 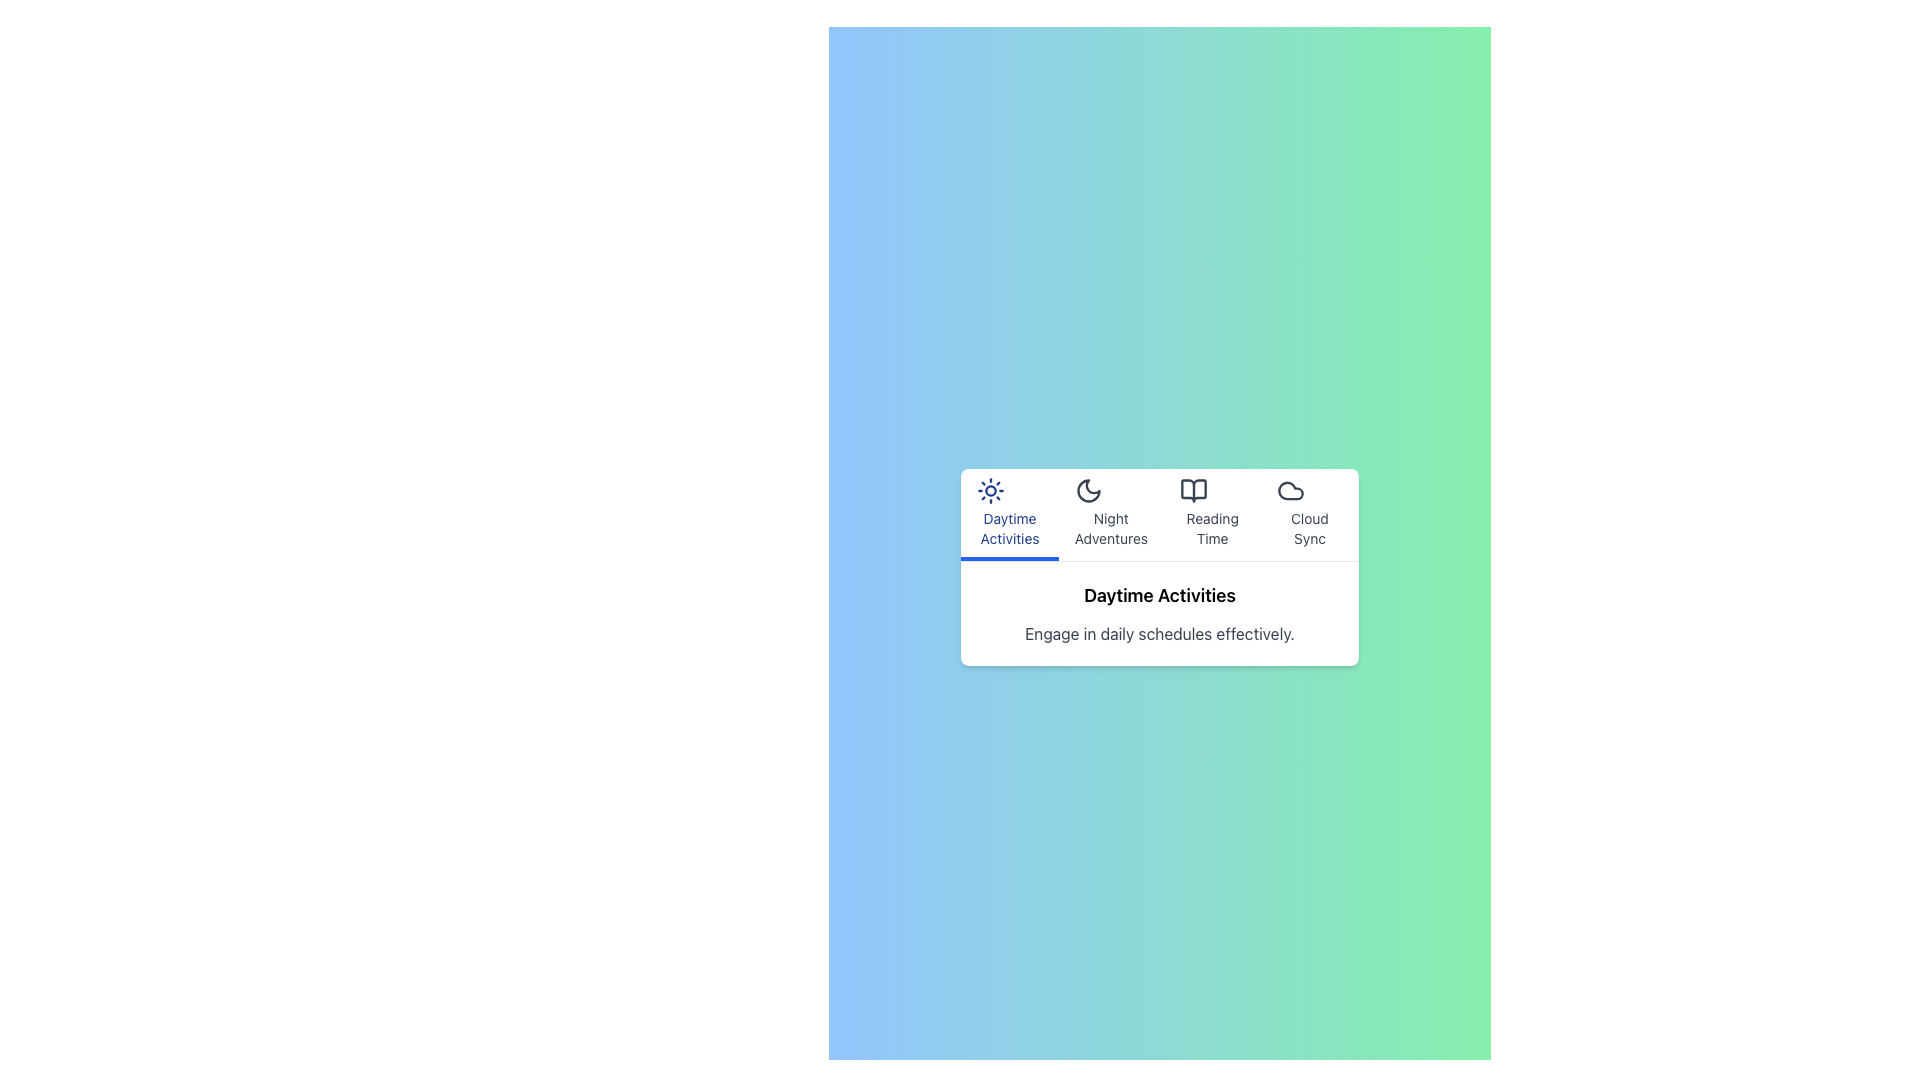 I want to click on the Text Label that serves as a title for daytime activities, positioned above the description text 'Engage in daily schedules effectively.', so click(x=1160, y=593).